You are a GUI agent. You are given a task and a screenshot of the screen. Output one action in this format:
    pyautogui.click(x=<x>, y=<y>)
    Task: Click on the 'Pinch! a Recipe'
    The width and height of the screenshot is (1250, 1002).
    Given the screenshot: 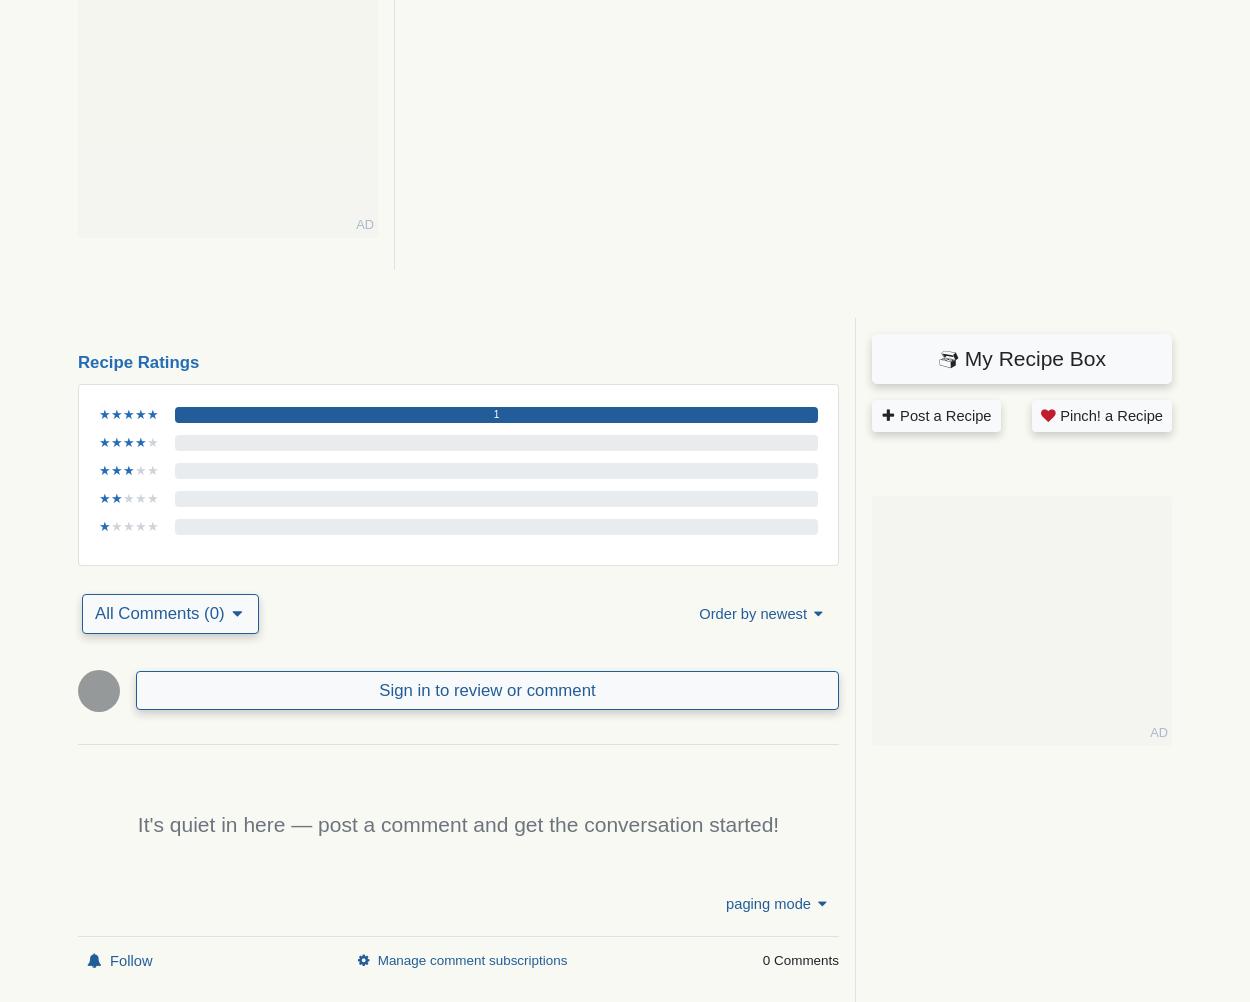 What is the action you would take?
    pyautogui.click(x=1108, y=415)
    